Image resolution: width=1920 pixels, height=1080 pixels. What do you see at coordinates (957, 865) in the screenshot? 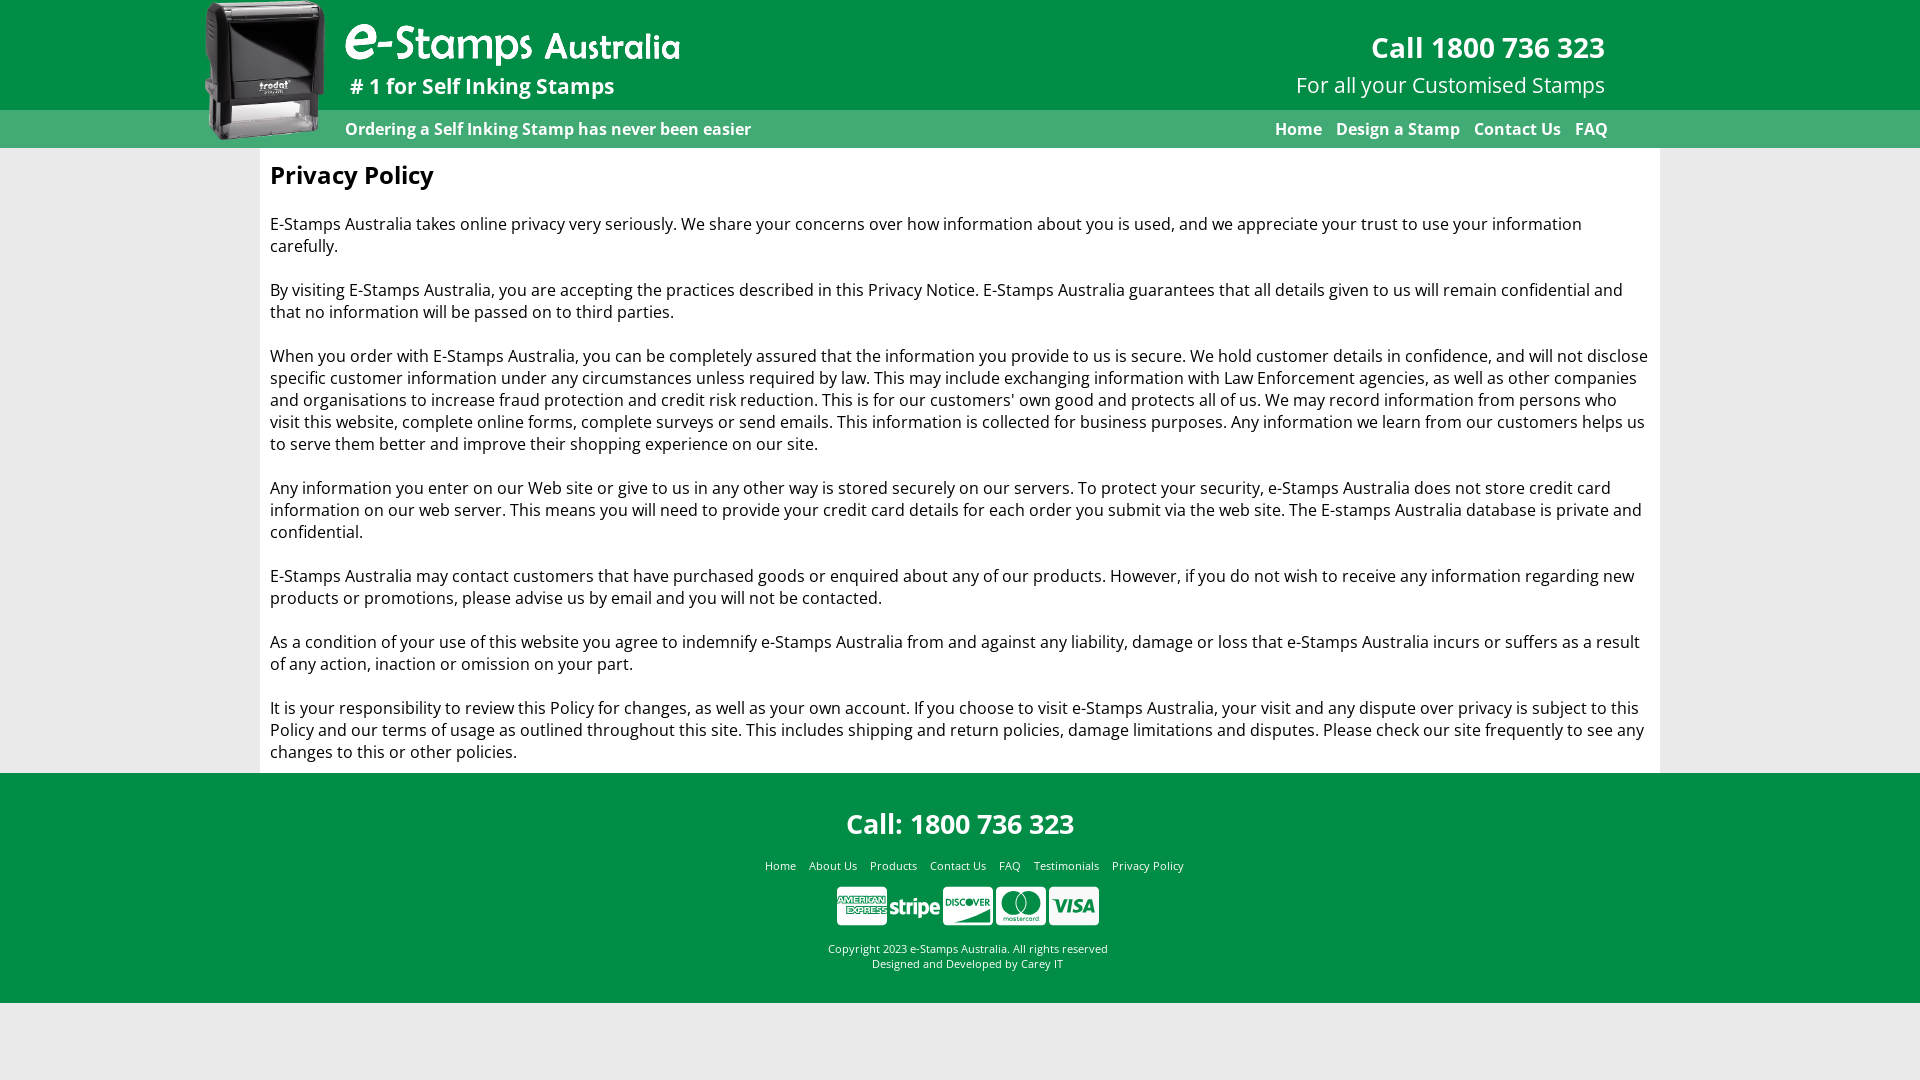
I see `'Contact Us'` at bounding box center [957, 865].